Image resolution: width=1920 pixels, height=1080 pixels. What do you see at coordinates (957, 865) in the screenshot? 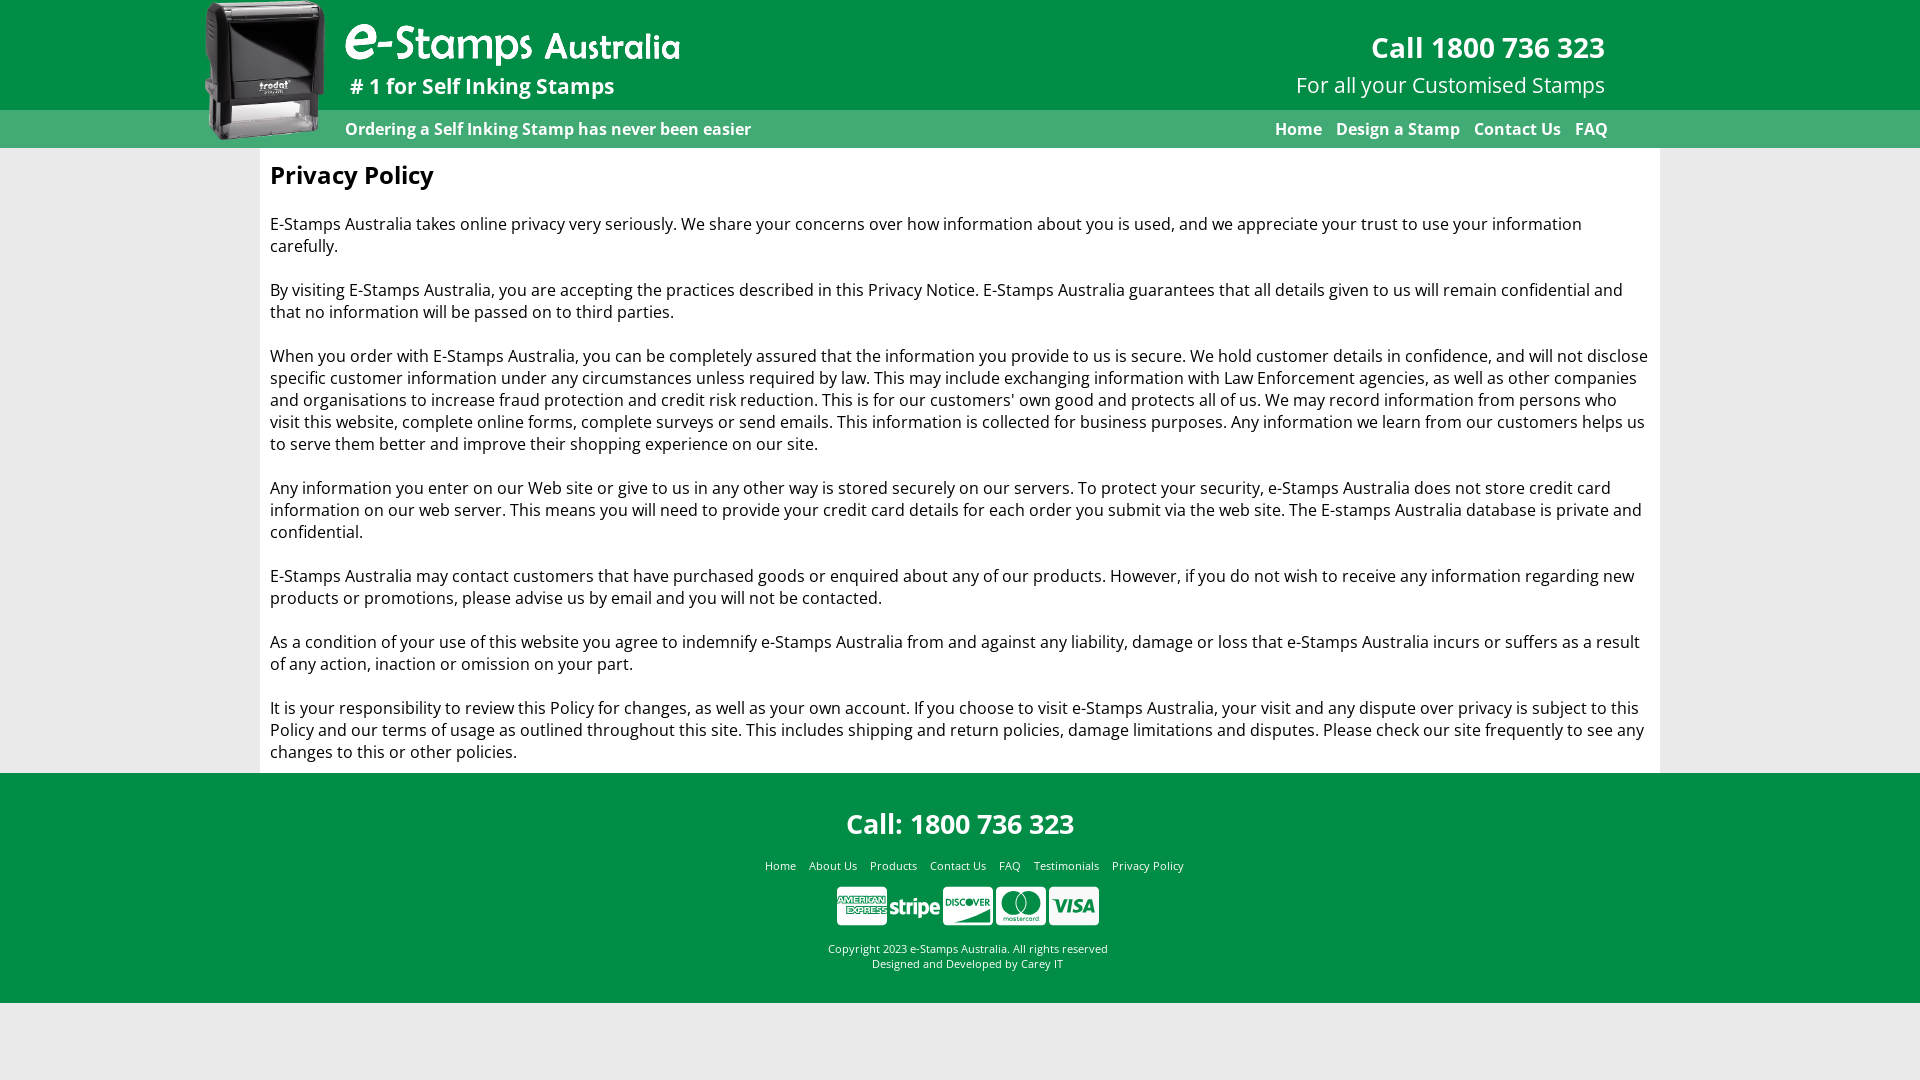
I see `'Contact Us'` at bounding box center [957, 865].